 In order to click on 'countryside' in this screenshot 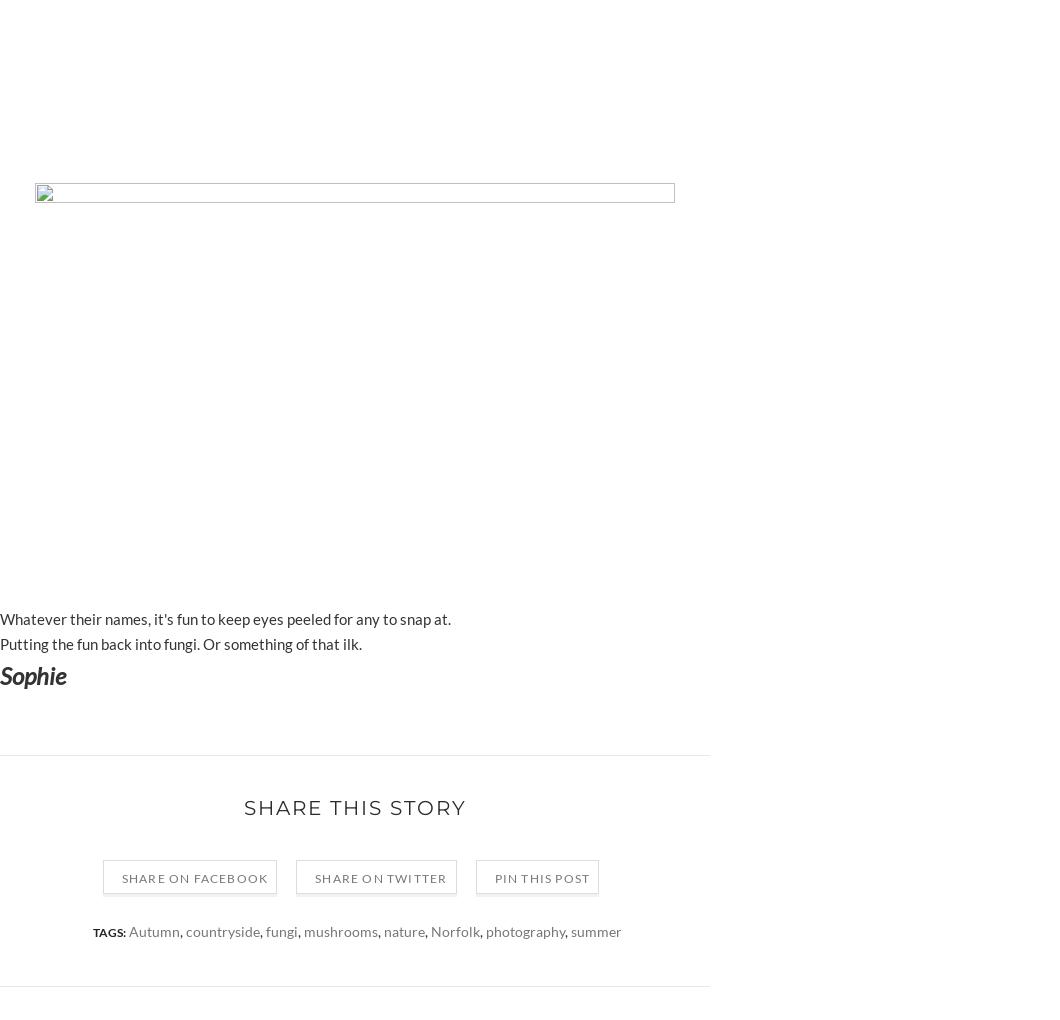, I will do `click(222, 931)`.